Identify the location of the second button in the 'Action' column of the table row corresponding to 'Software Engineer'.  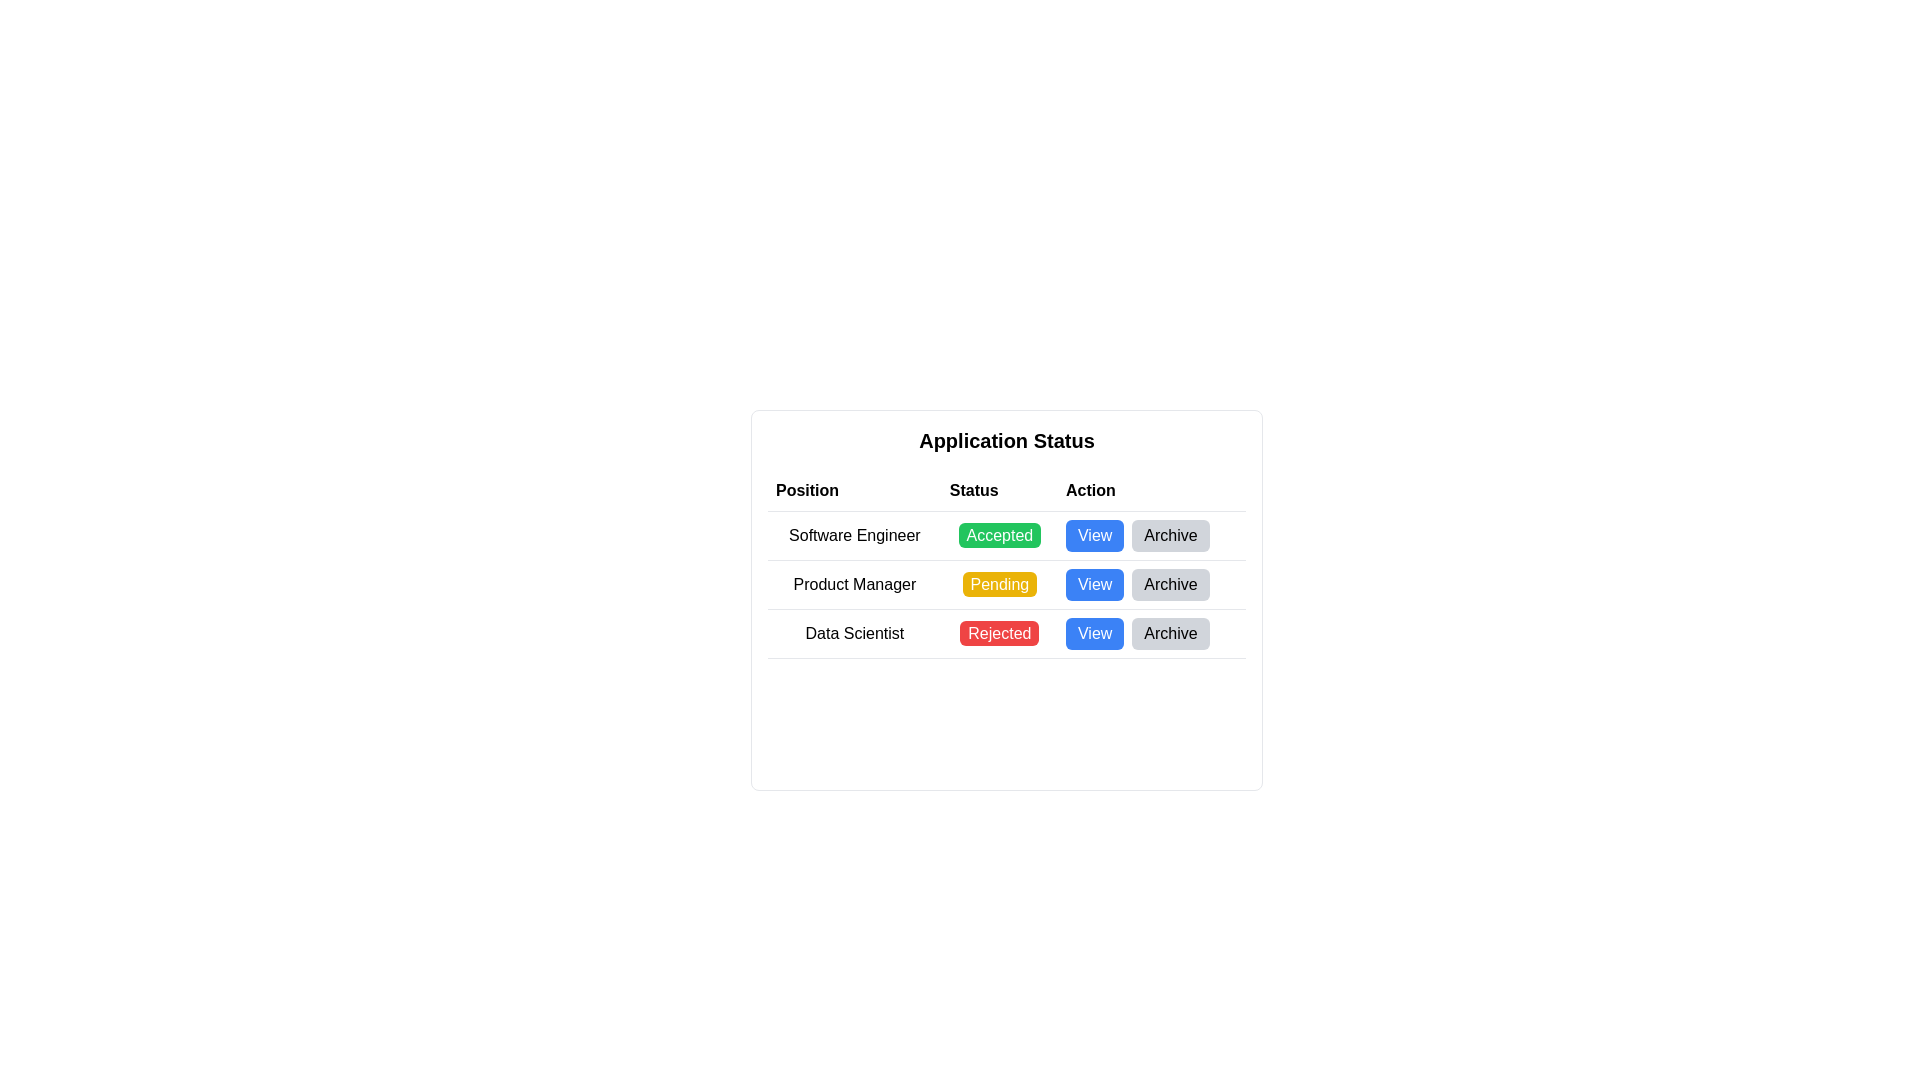
(1171, 535).